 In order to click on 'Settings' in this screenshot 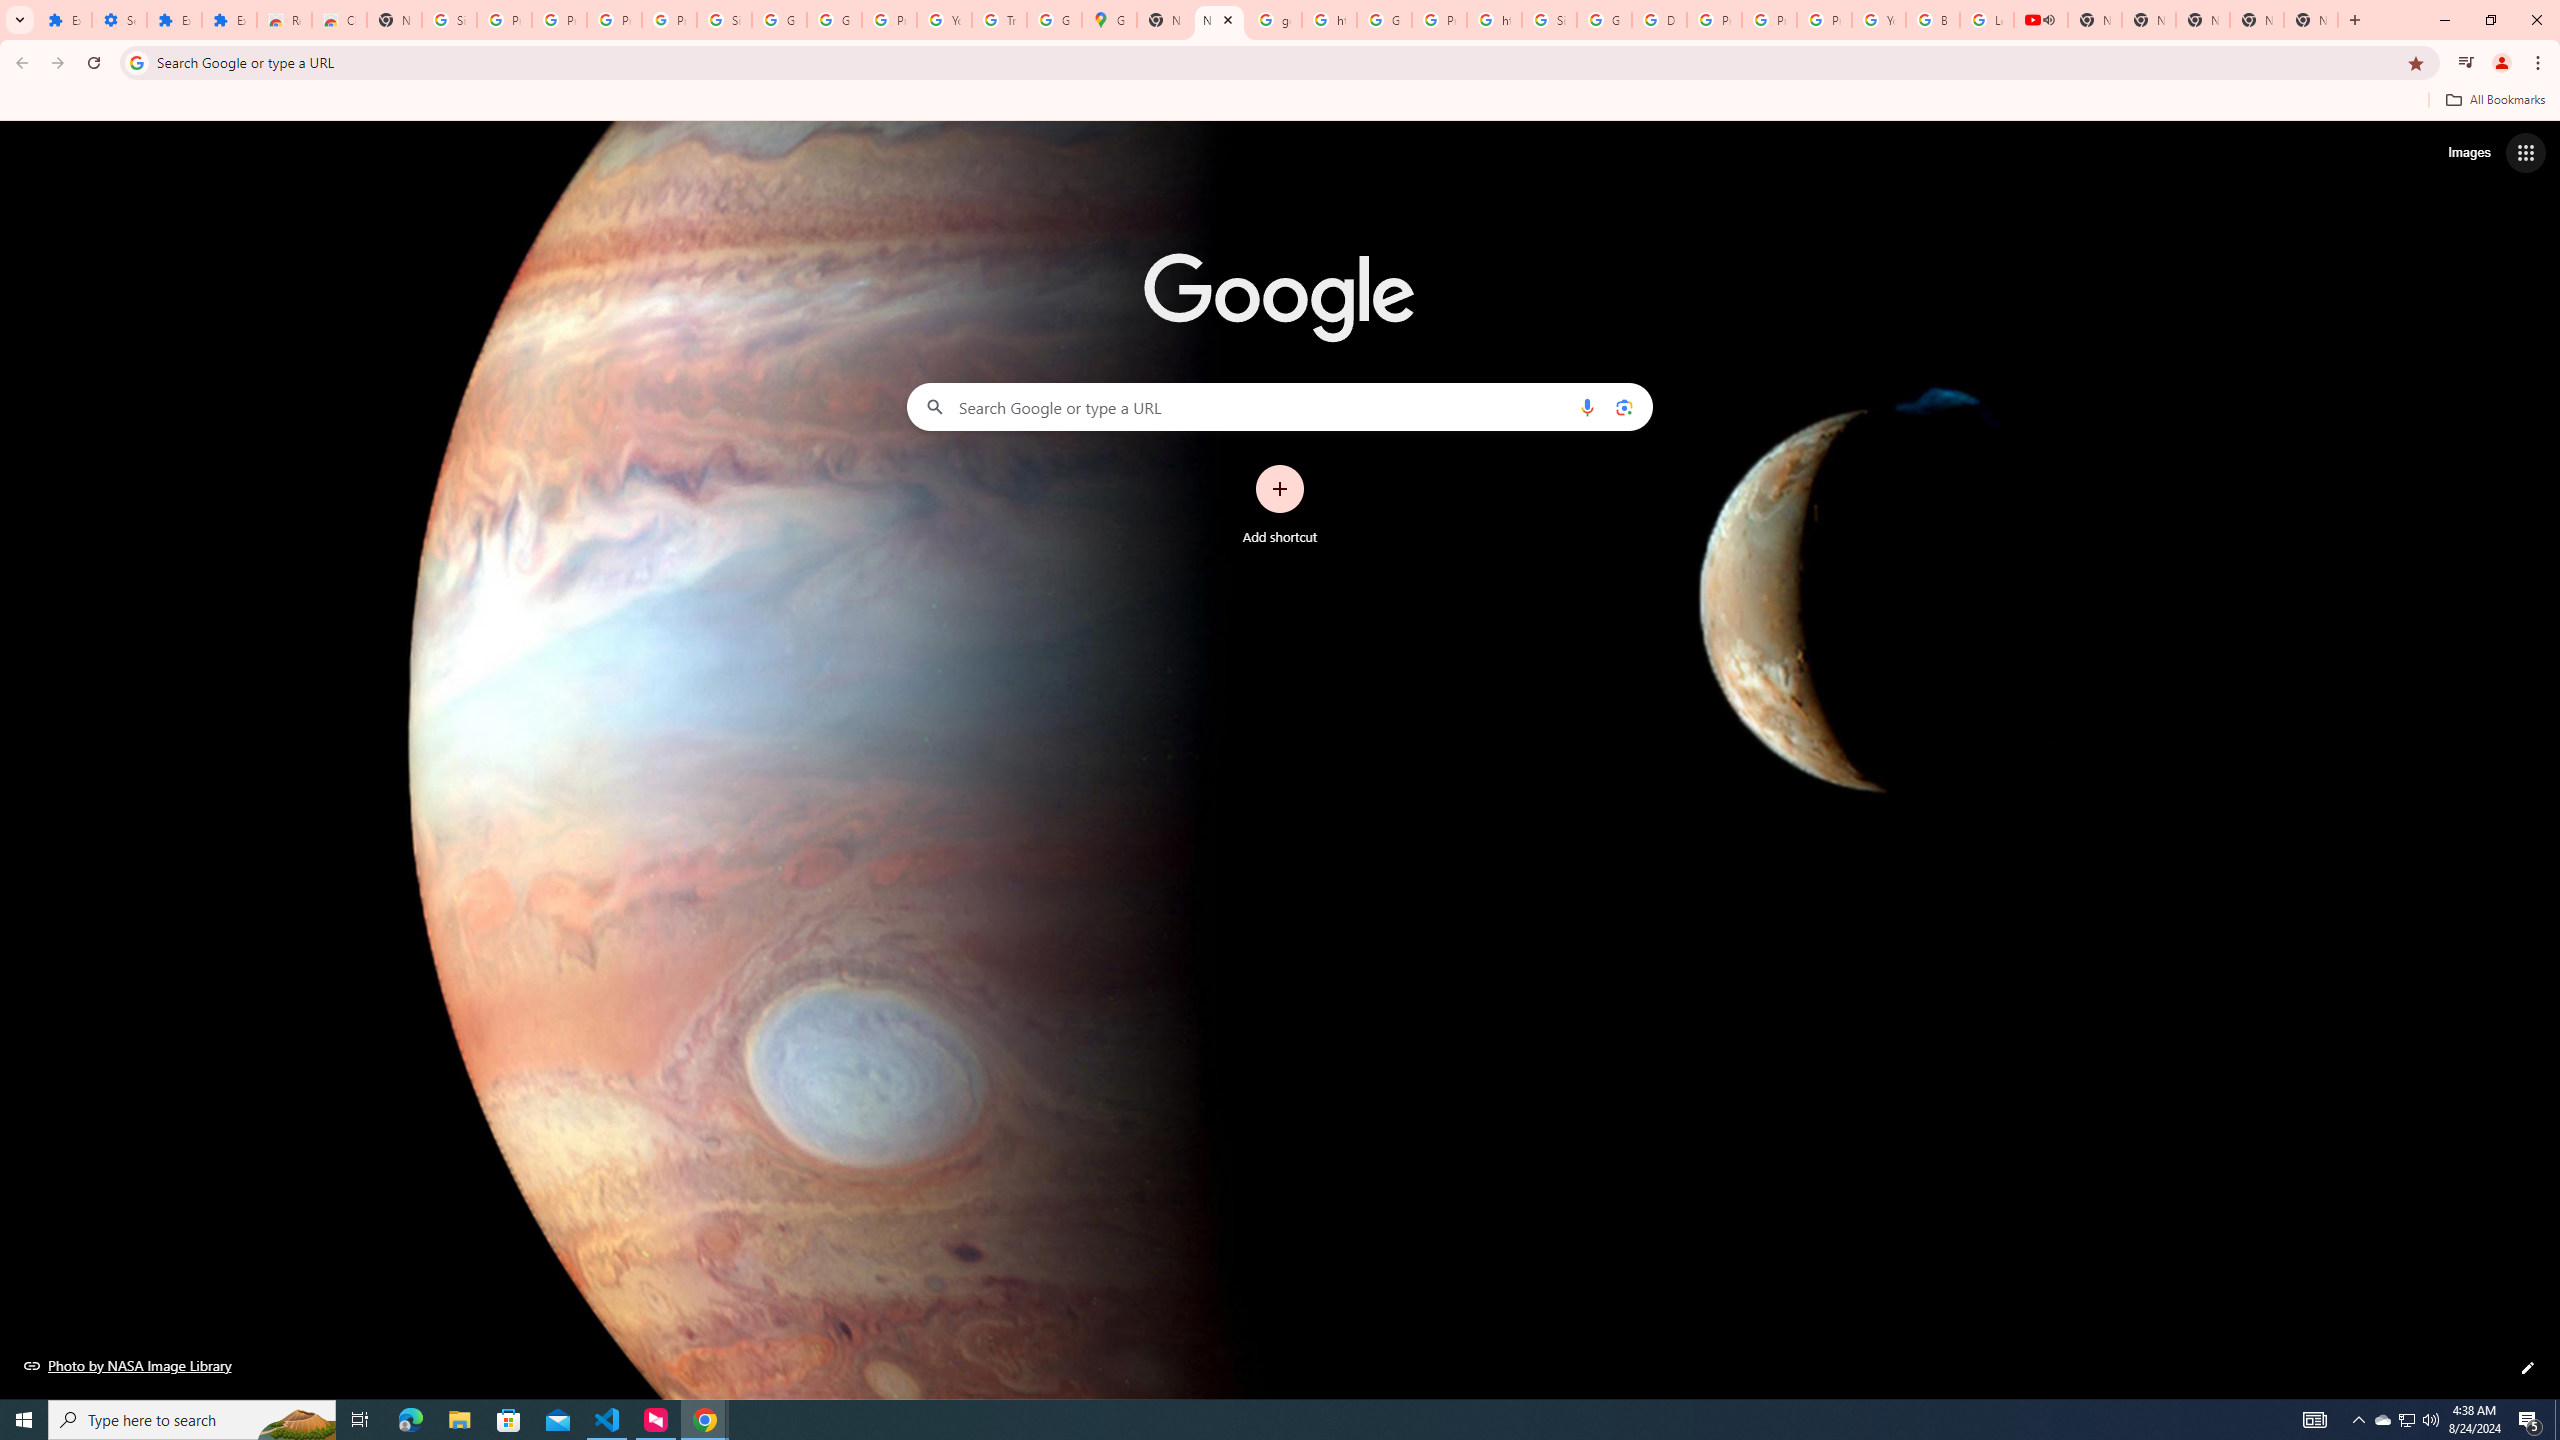, I will do `click(118, 19)`.